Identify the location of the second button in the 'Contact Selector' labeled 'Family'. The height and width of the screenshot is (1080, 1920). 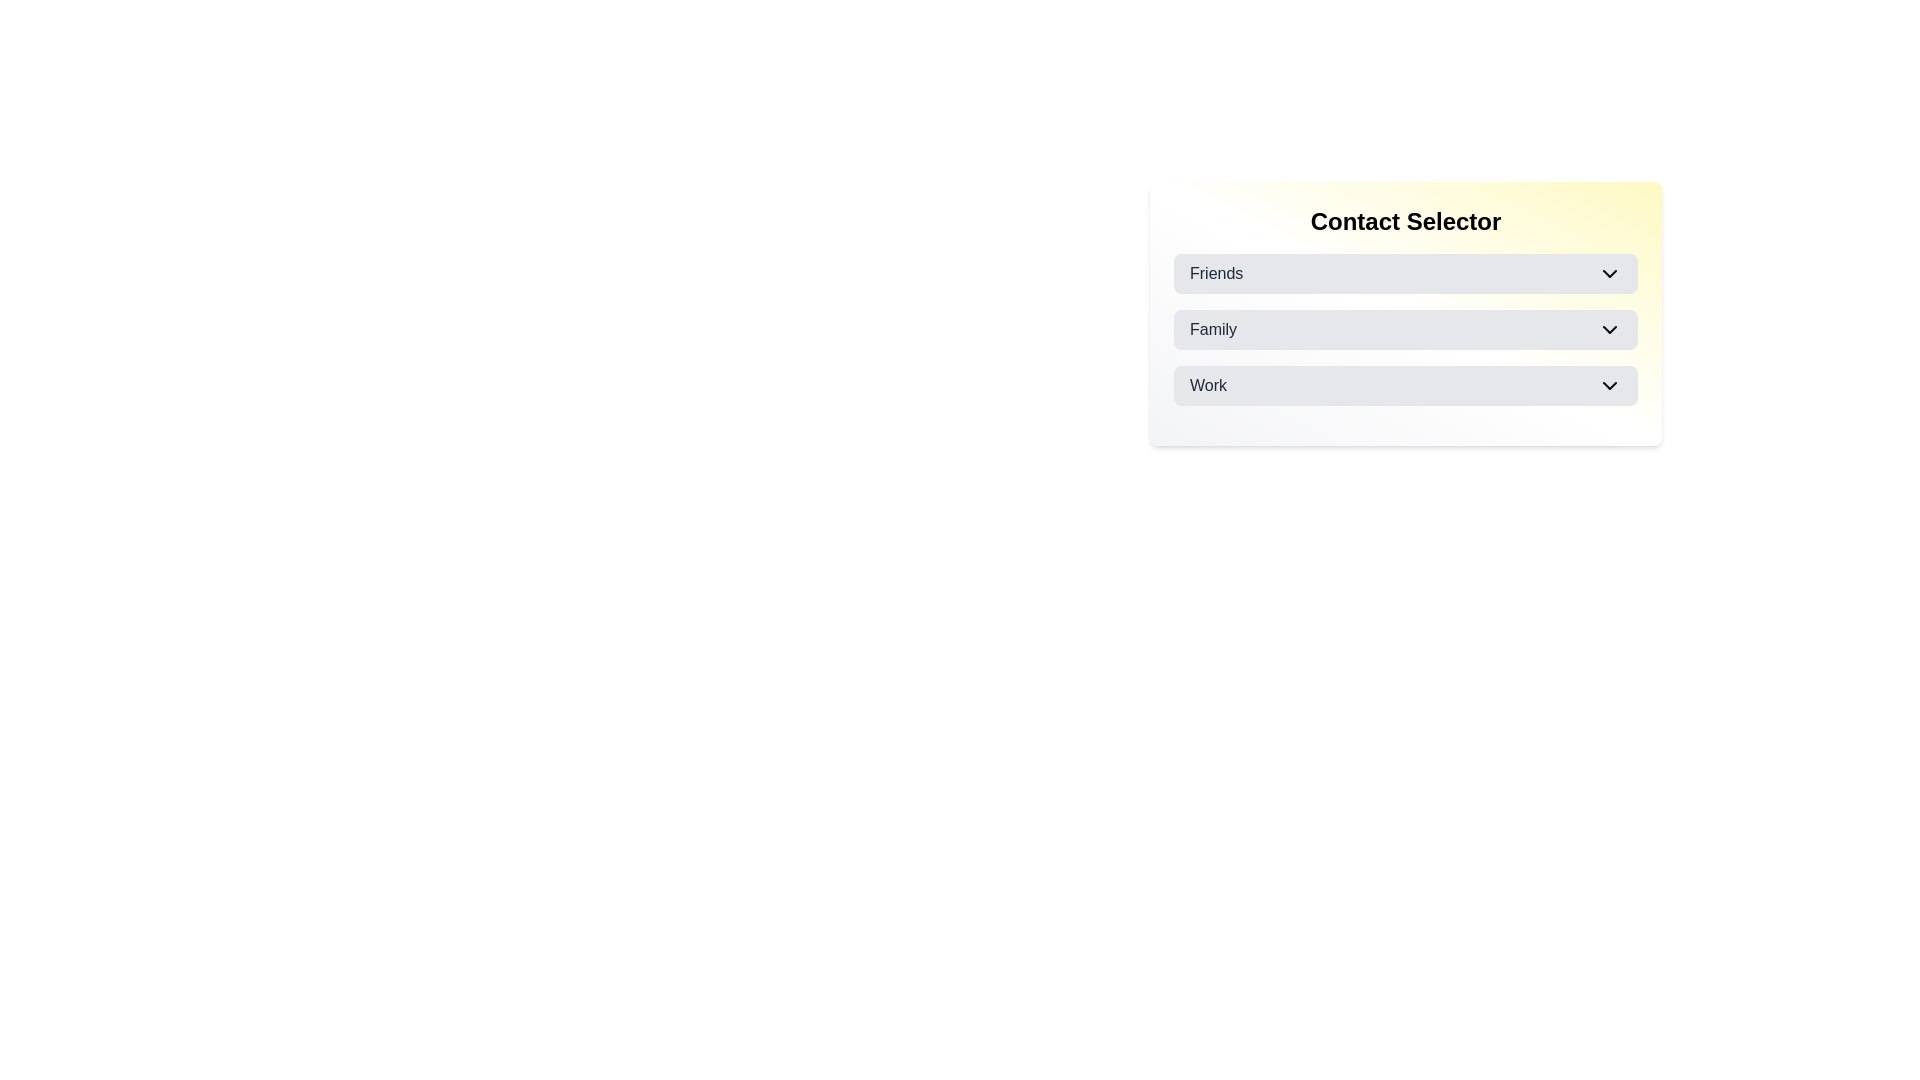
(1405, 329).